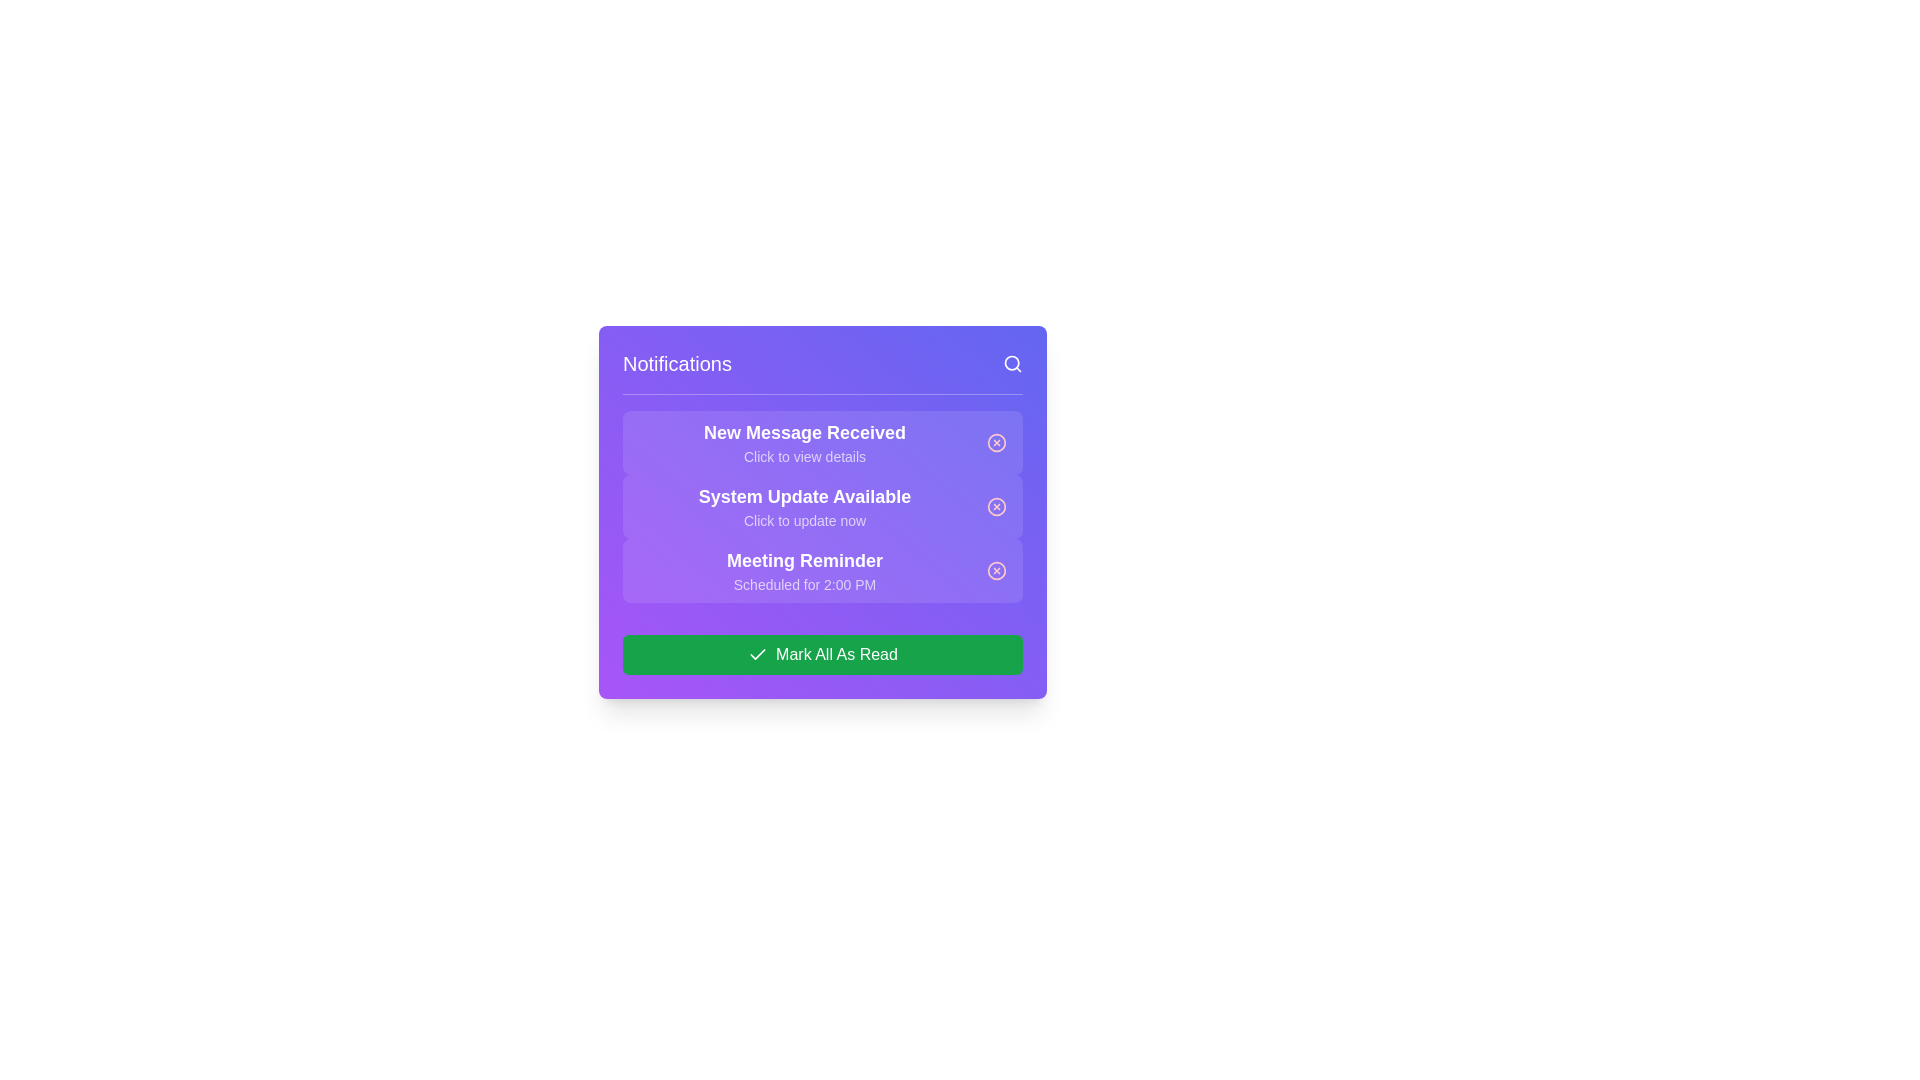 This screenshot has width=1920, height=1080. What do you see at coordinates (805, 431) in the screenshot?
I see `the informational text label indicating the title or subject of a new message notification, which is the first entry in the notifications list under the 'Notifications' heading` at bounding box center [805, 431].